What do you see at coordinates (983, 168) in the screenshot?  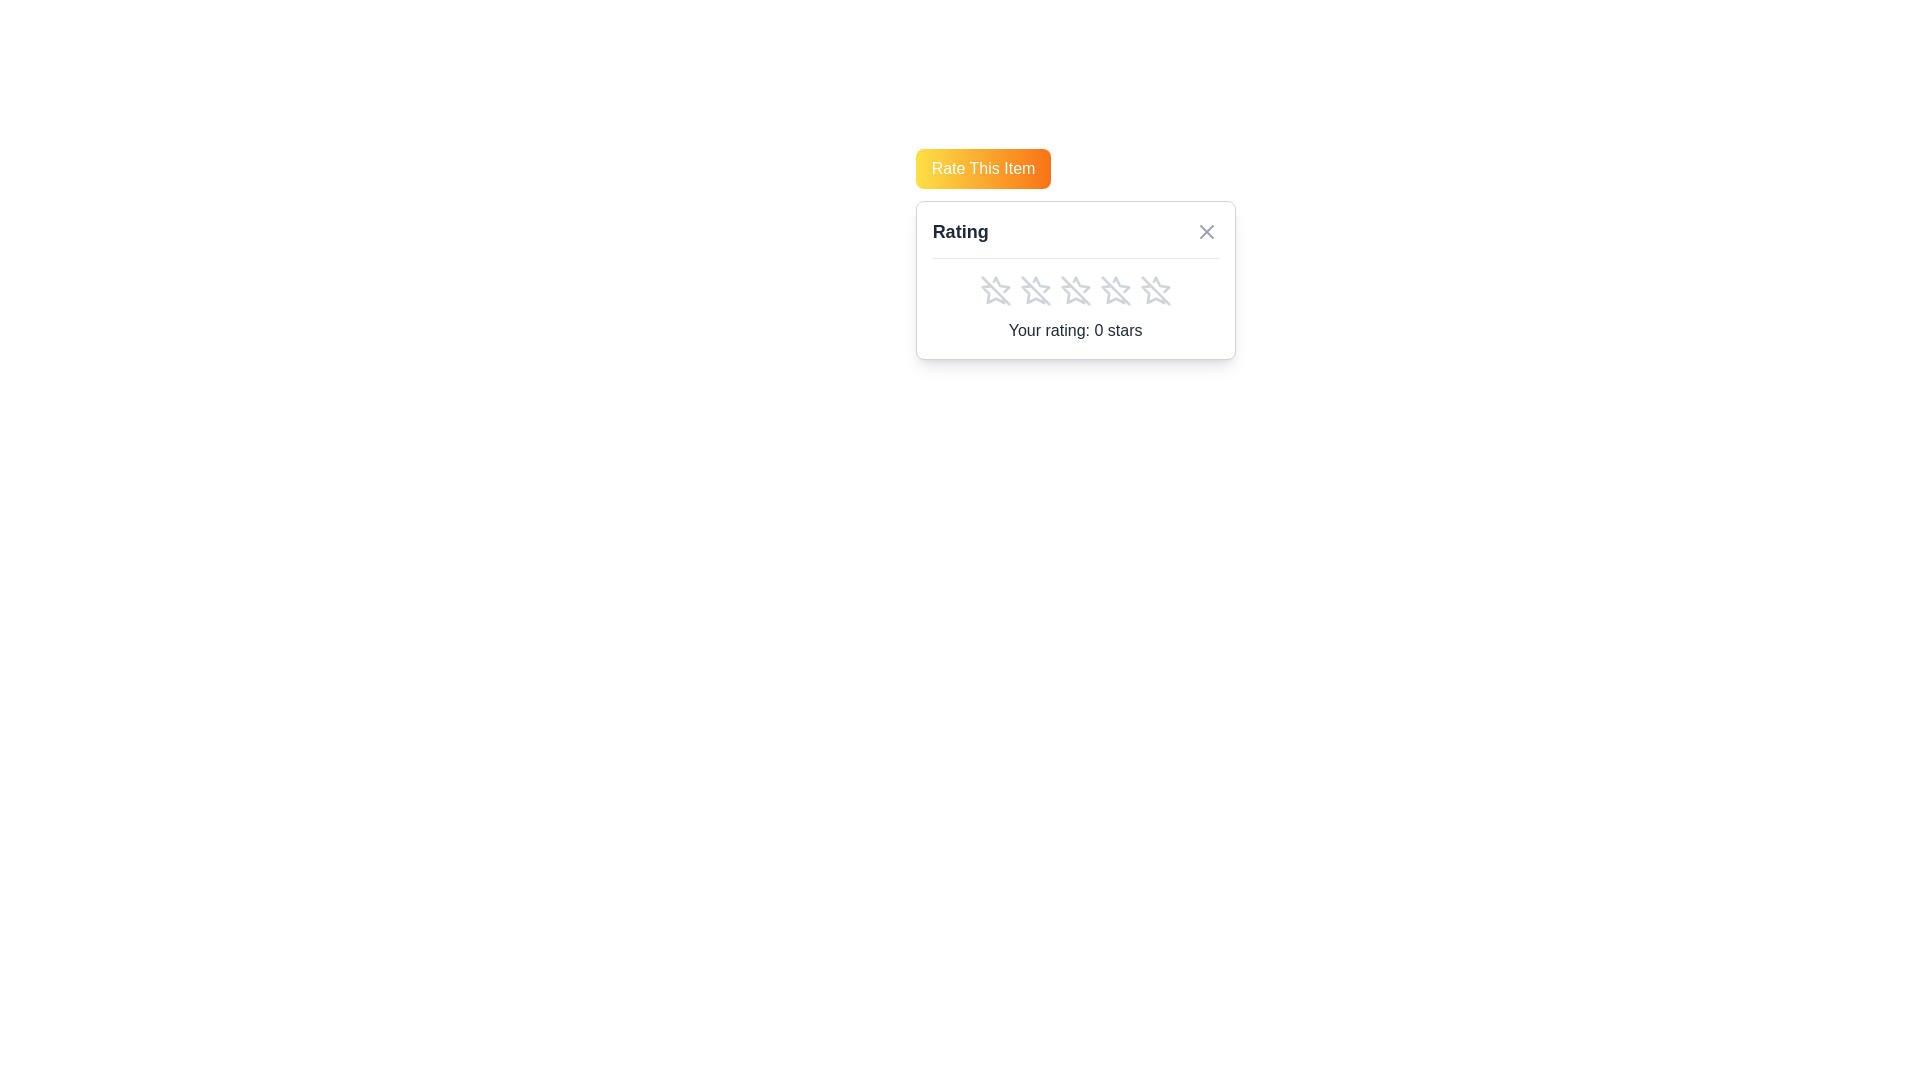 I see `the 'Rate This Item' button, which is a rectangular button with rounded corners, featuring a gradient from yellow to orange and centered white text` at bounding box center [983, 168].